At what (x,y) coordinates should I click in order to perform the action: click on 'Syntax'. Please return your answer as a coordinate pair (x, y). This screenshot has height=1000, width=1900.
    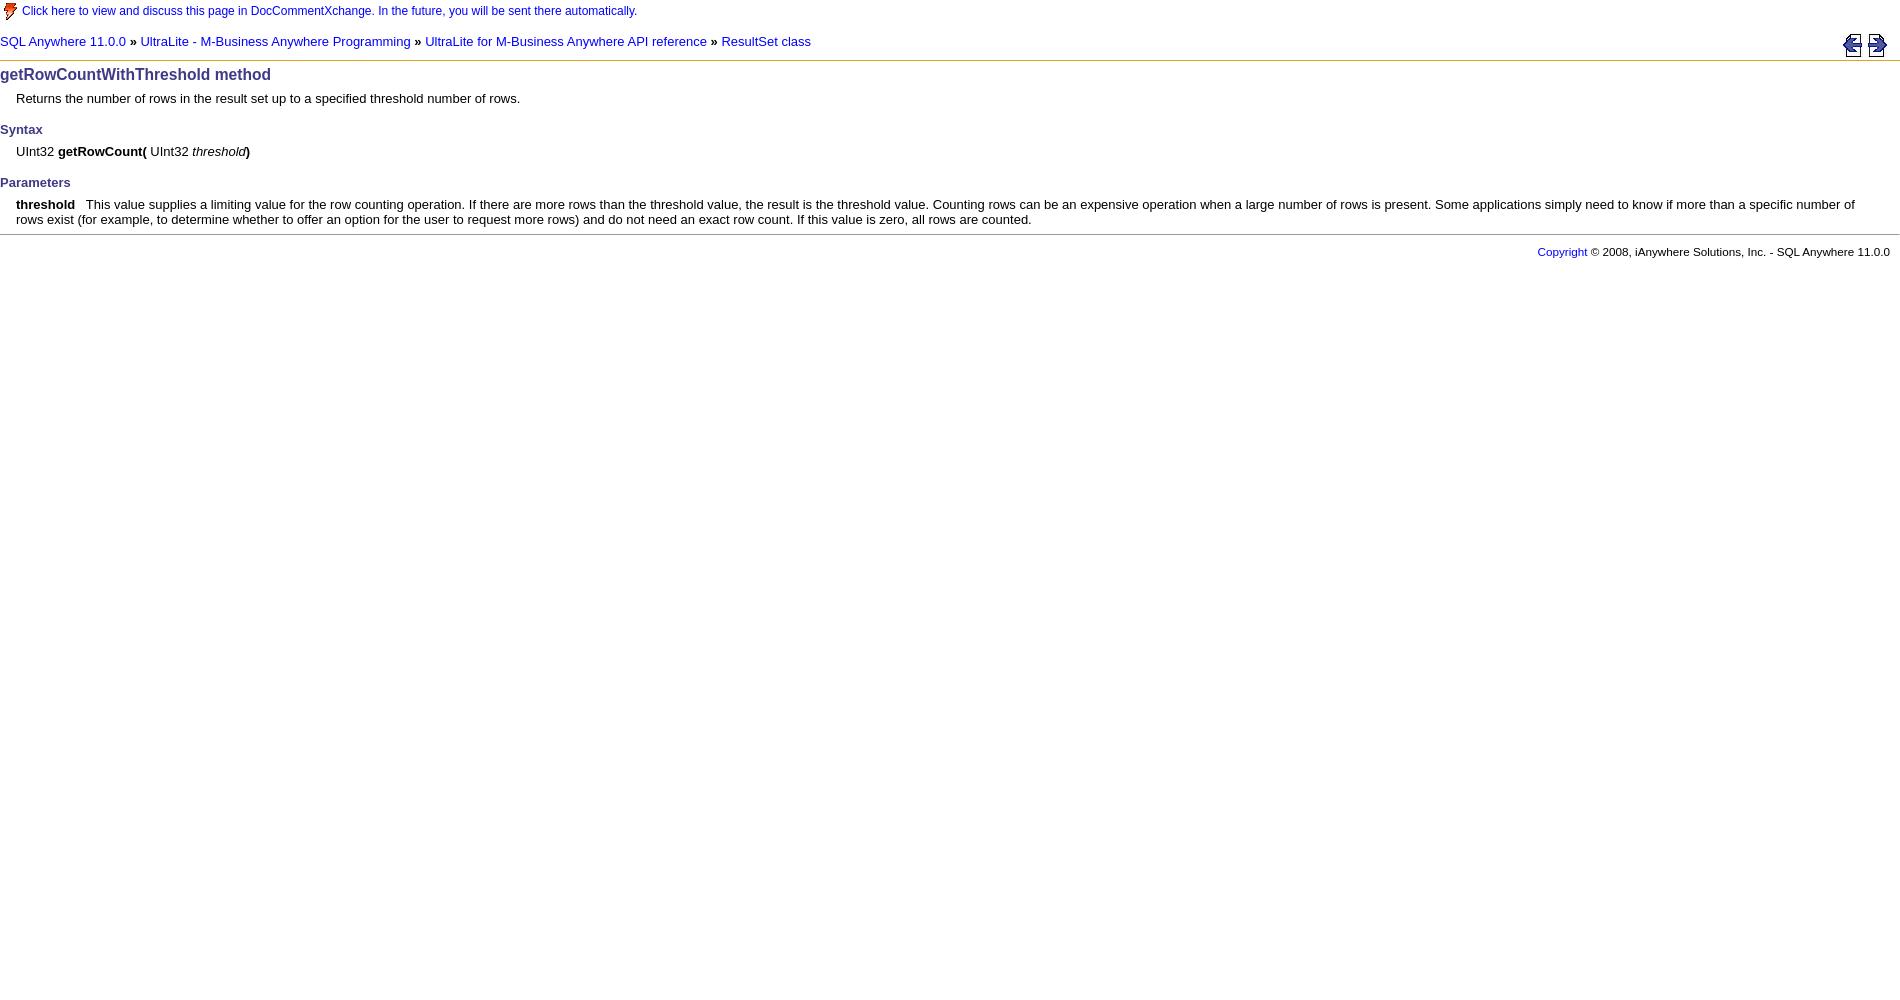
    Looking at the image, I should click on (21, 129).